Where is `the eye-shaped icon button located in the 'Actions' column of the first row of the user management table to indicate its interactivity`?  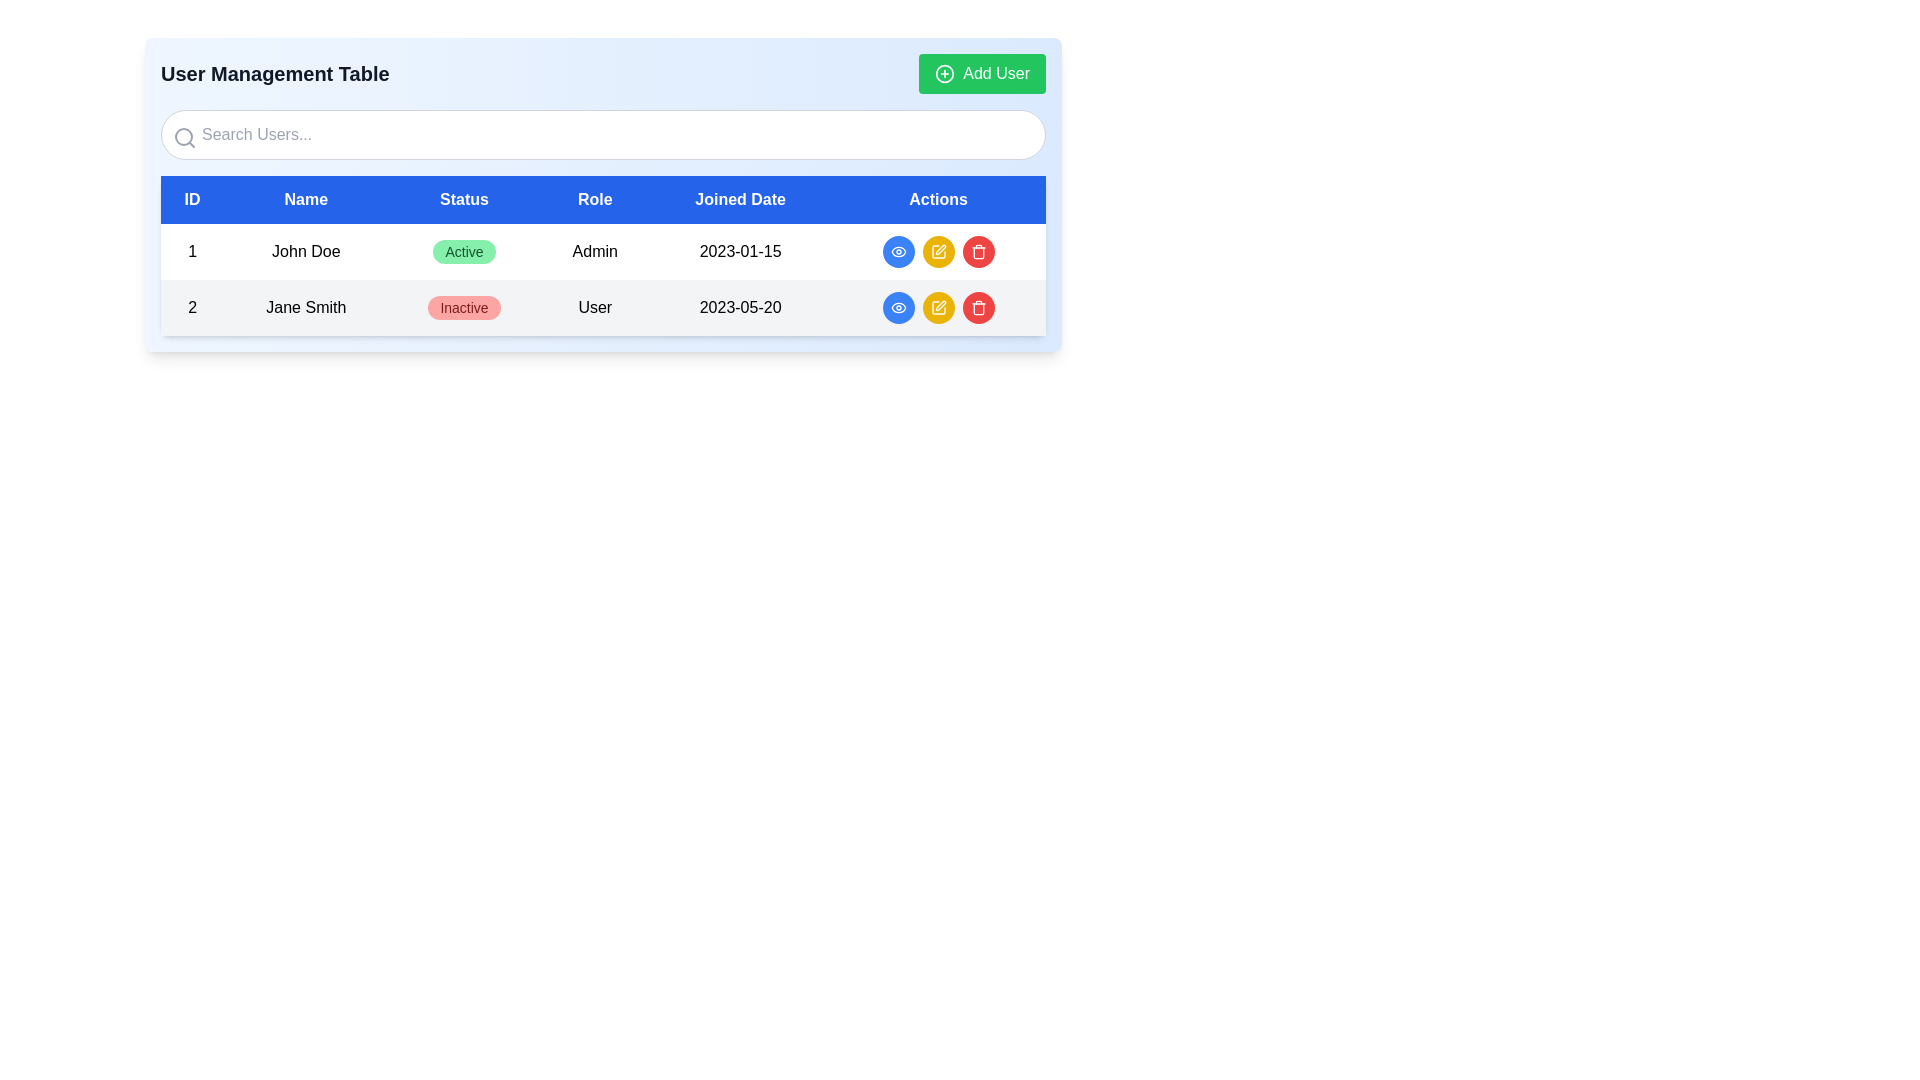 the eye-shaped icon button located in the 'Actions' column of the first row of the user management table to indicate its interactivity is located at coordinates (897, 308).